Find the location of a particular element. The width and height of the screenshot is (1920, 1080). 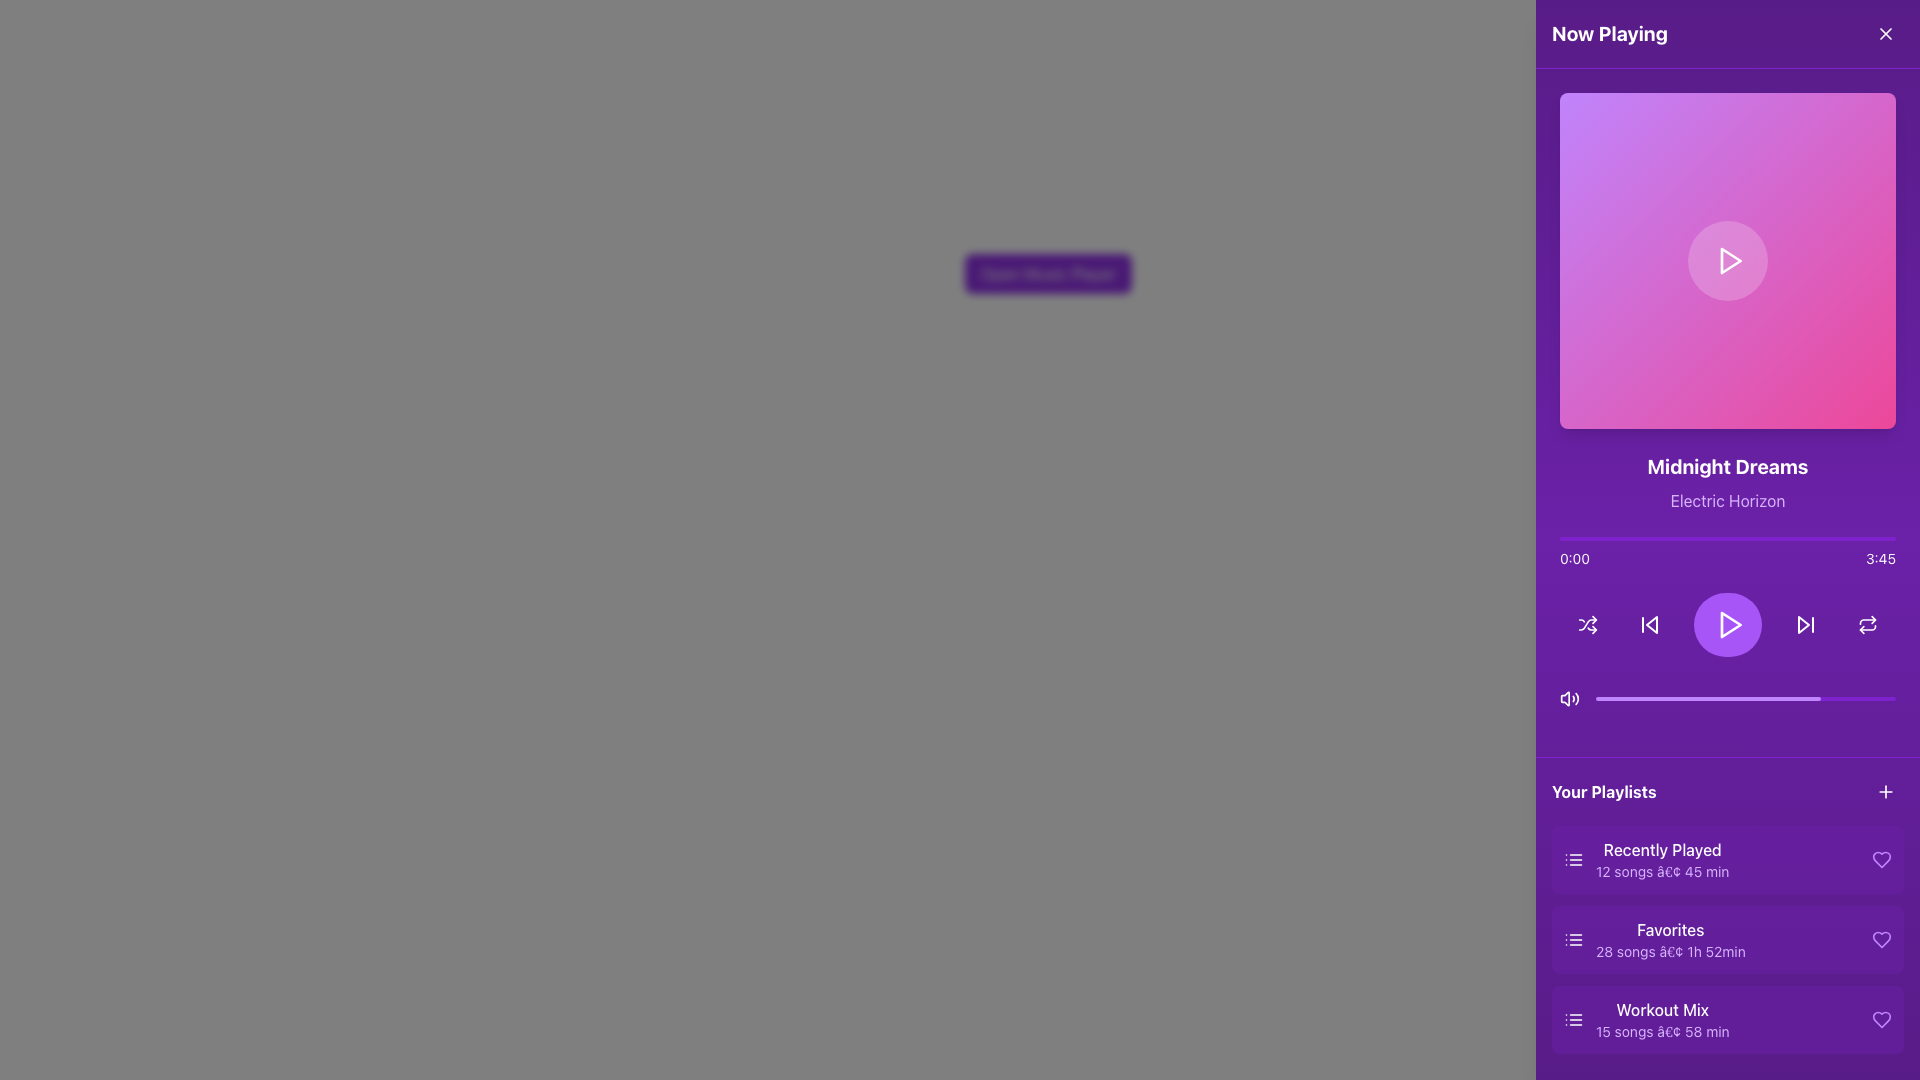

the circular purple play button located in the center of the bottom control bar is located at coordinates (1727, 623).